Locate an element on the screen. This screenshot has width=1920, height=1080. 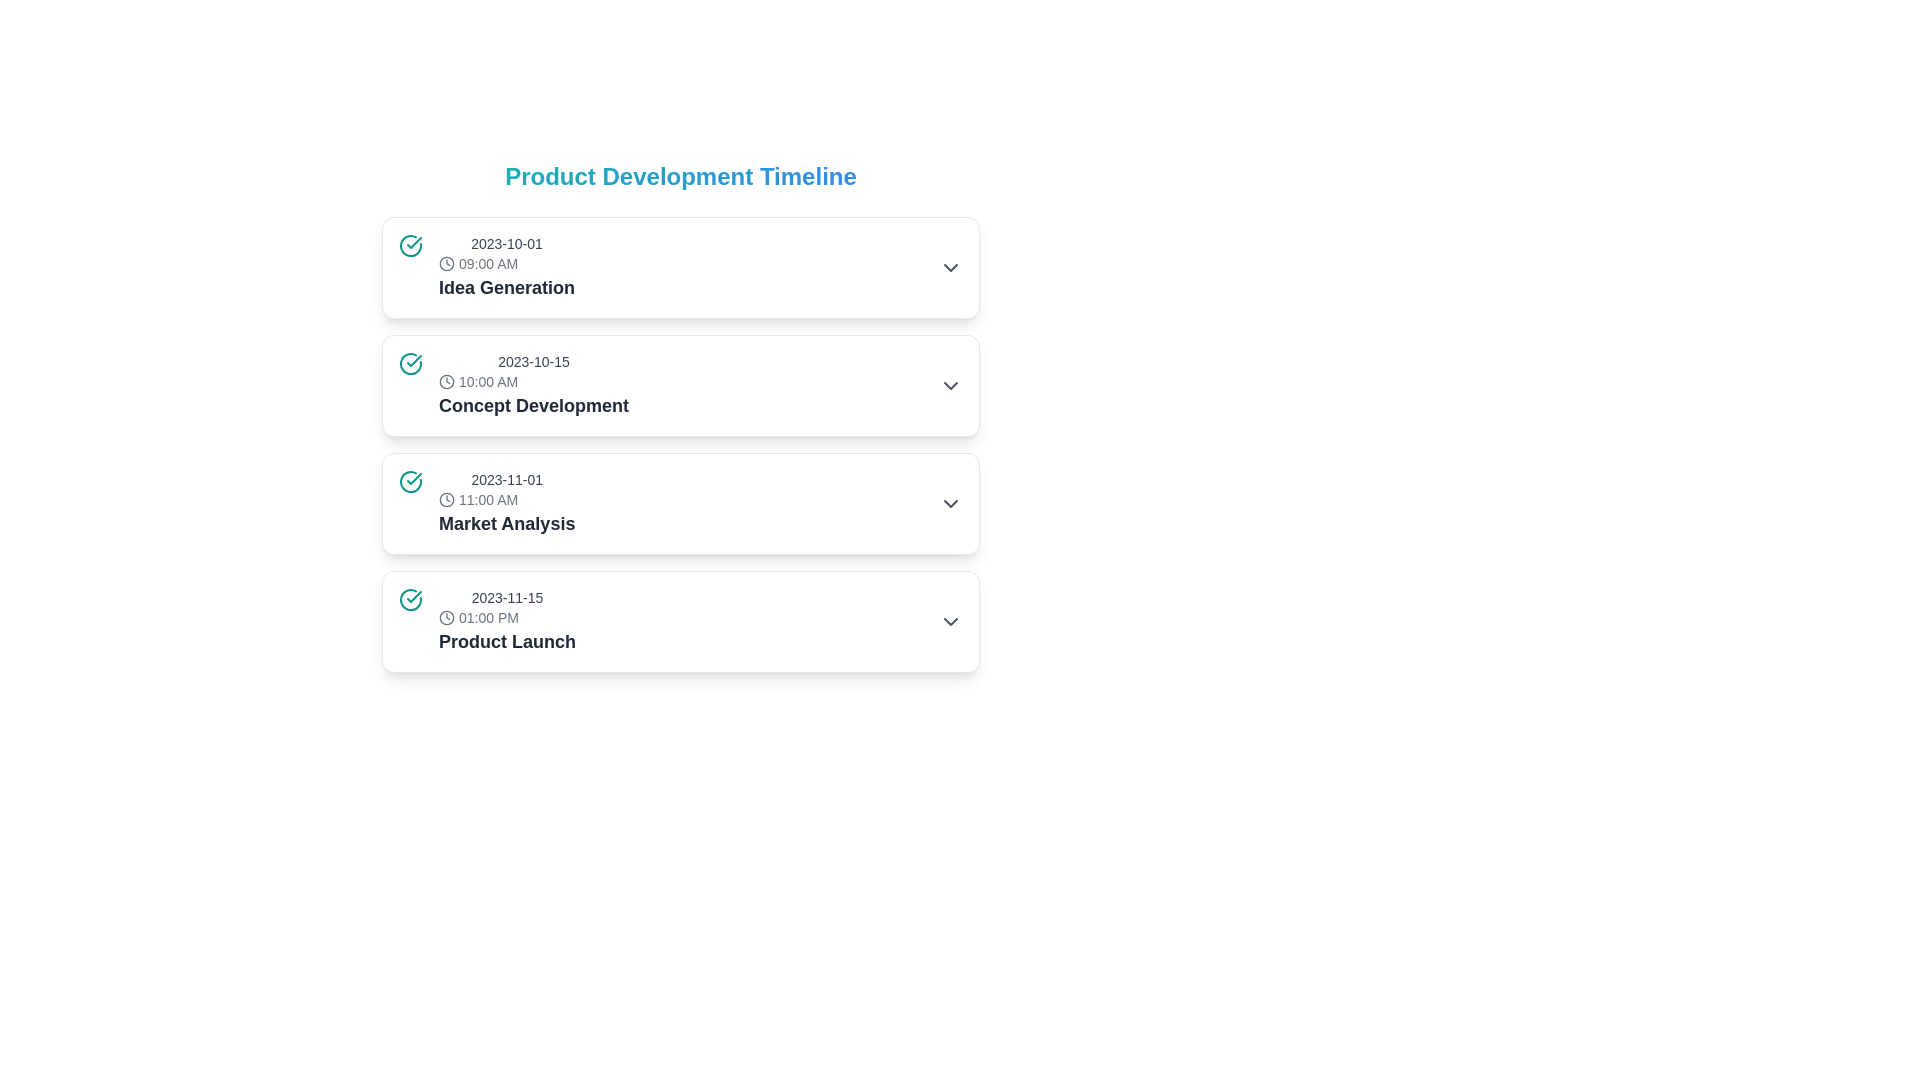
the downward-pointing chevron icon styled in gray, located at the far right end of the 'Product Launch' item box is located at coordinates (949, 620).